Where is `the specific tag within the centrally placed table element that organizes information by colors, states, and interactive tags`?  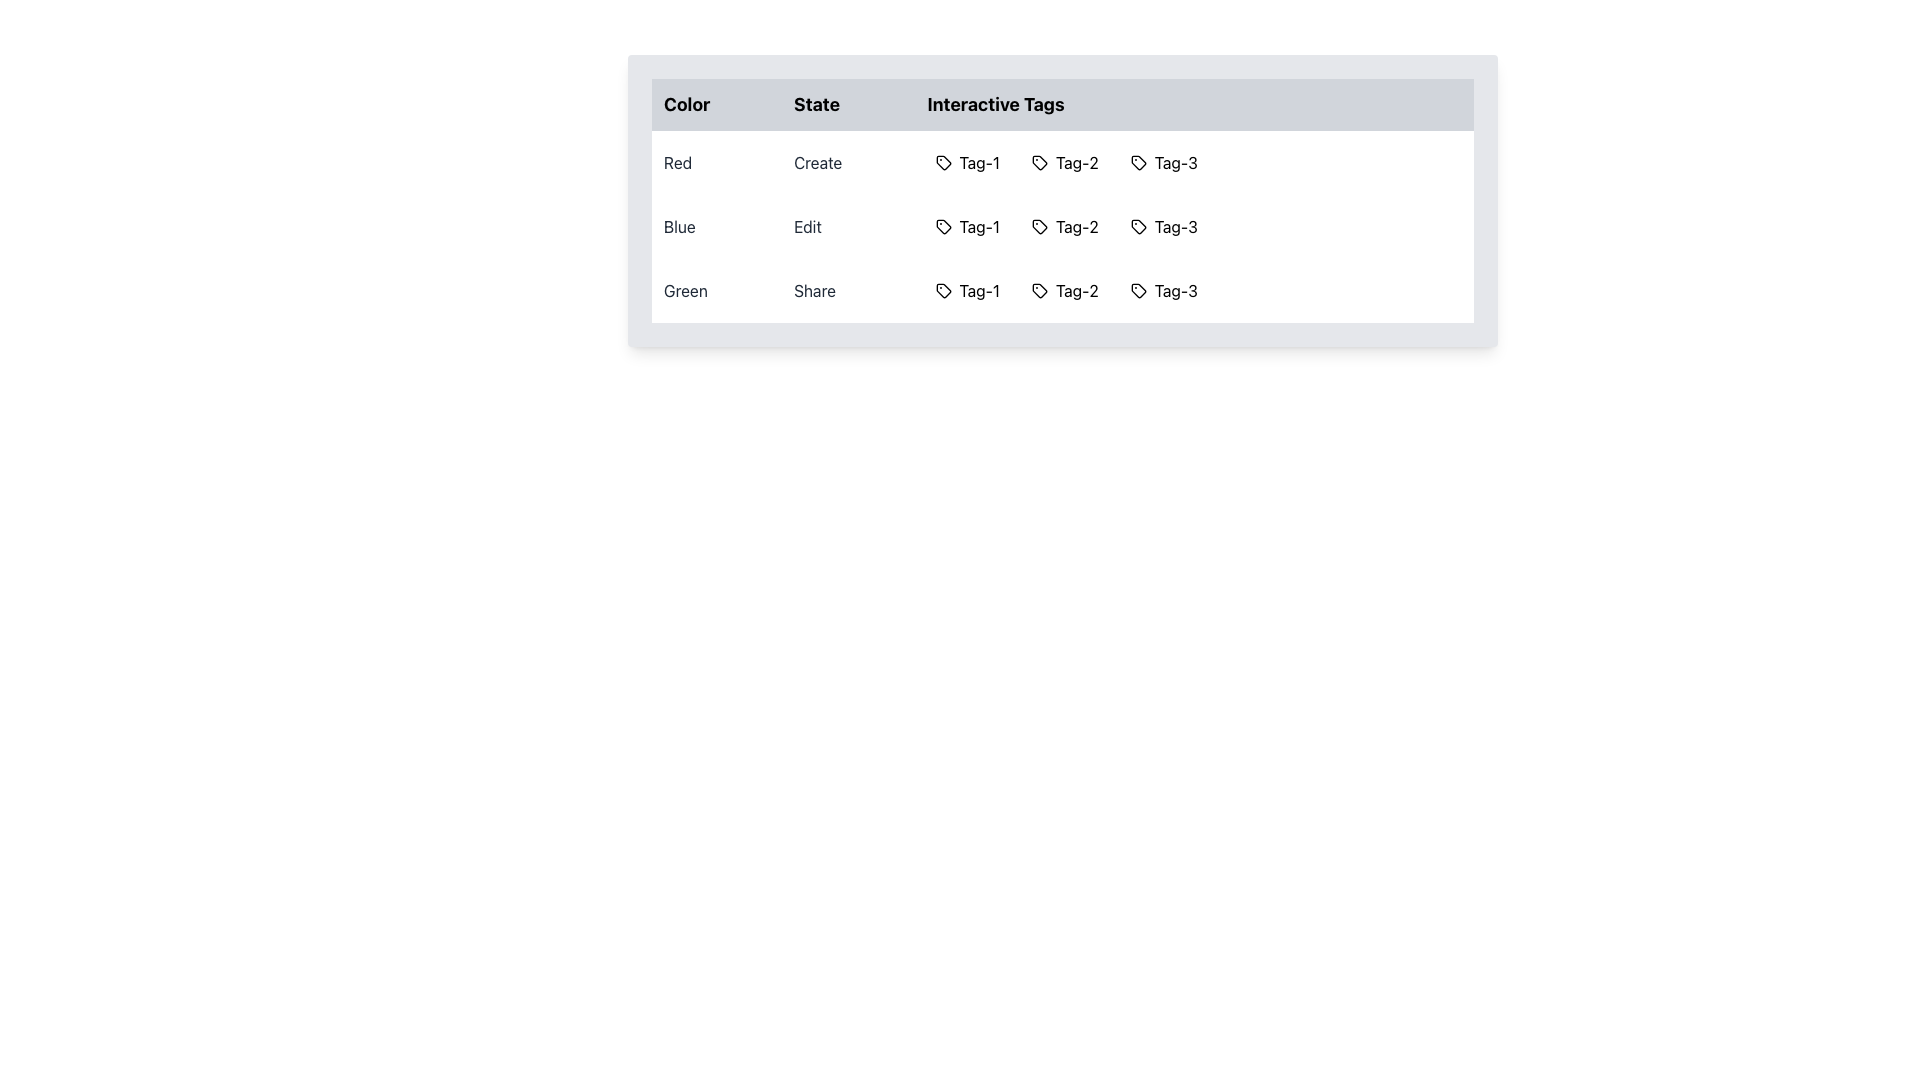 the specific tag within the centrally placed table element that organizes information by colors, states, and interactive tags is located at coordinates (1061, 200).